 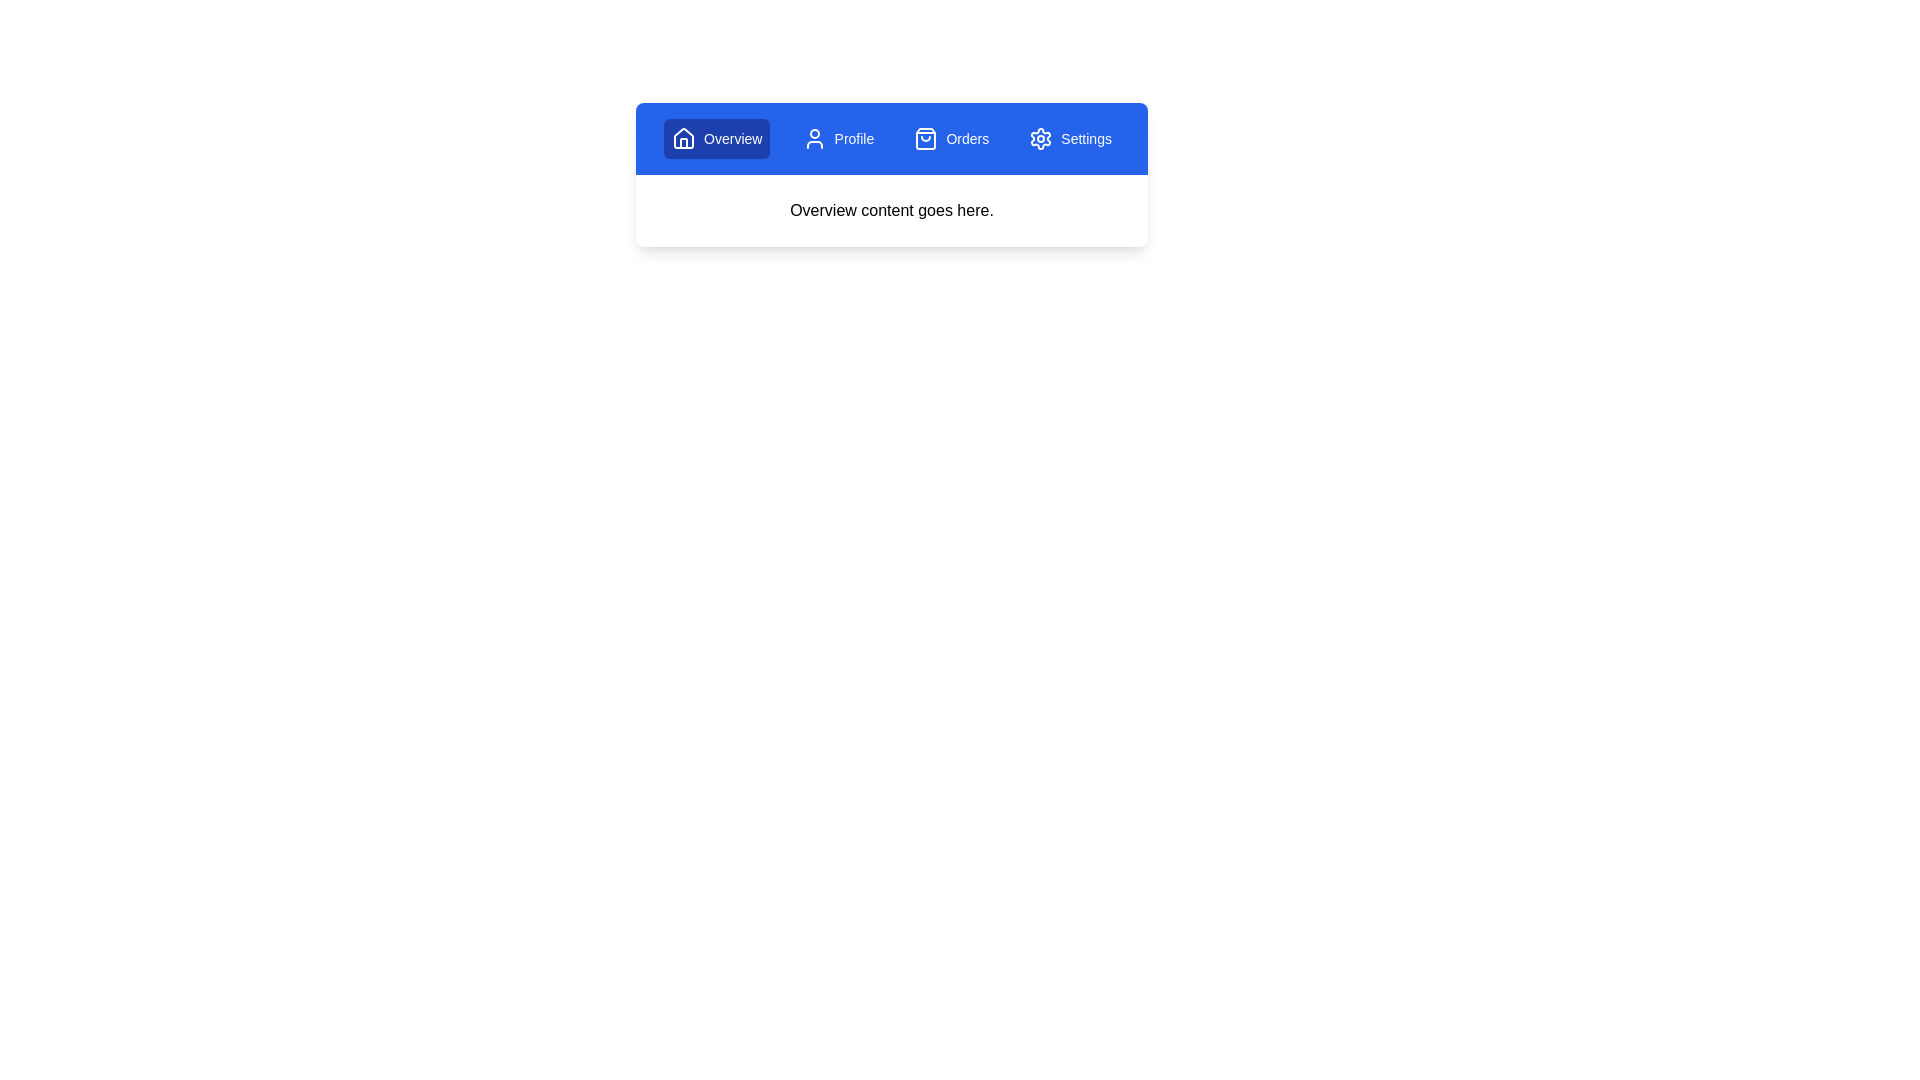 I want to click on the house icon in the blue navigation bar that identifies the 'Overview' section, so click(x=684, y=137).